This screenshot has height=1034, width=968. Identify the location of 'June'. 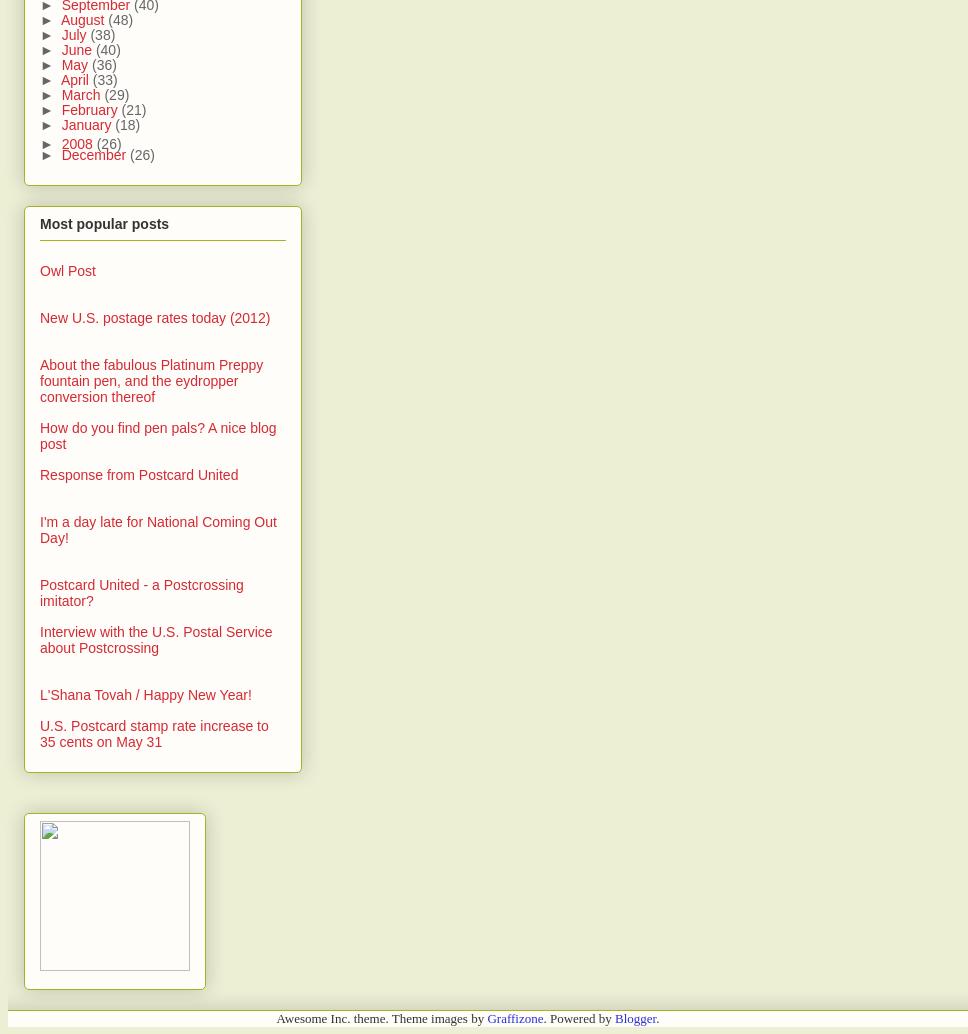
(59, 50).